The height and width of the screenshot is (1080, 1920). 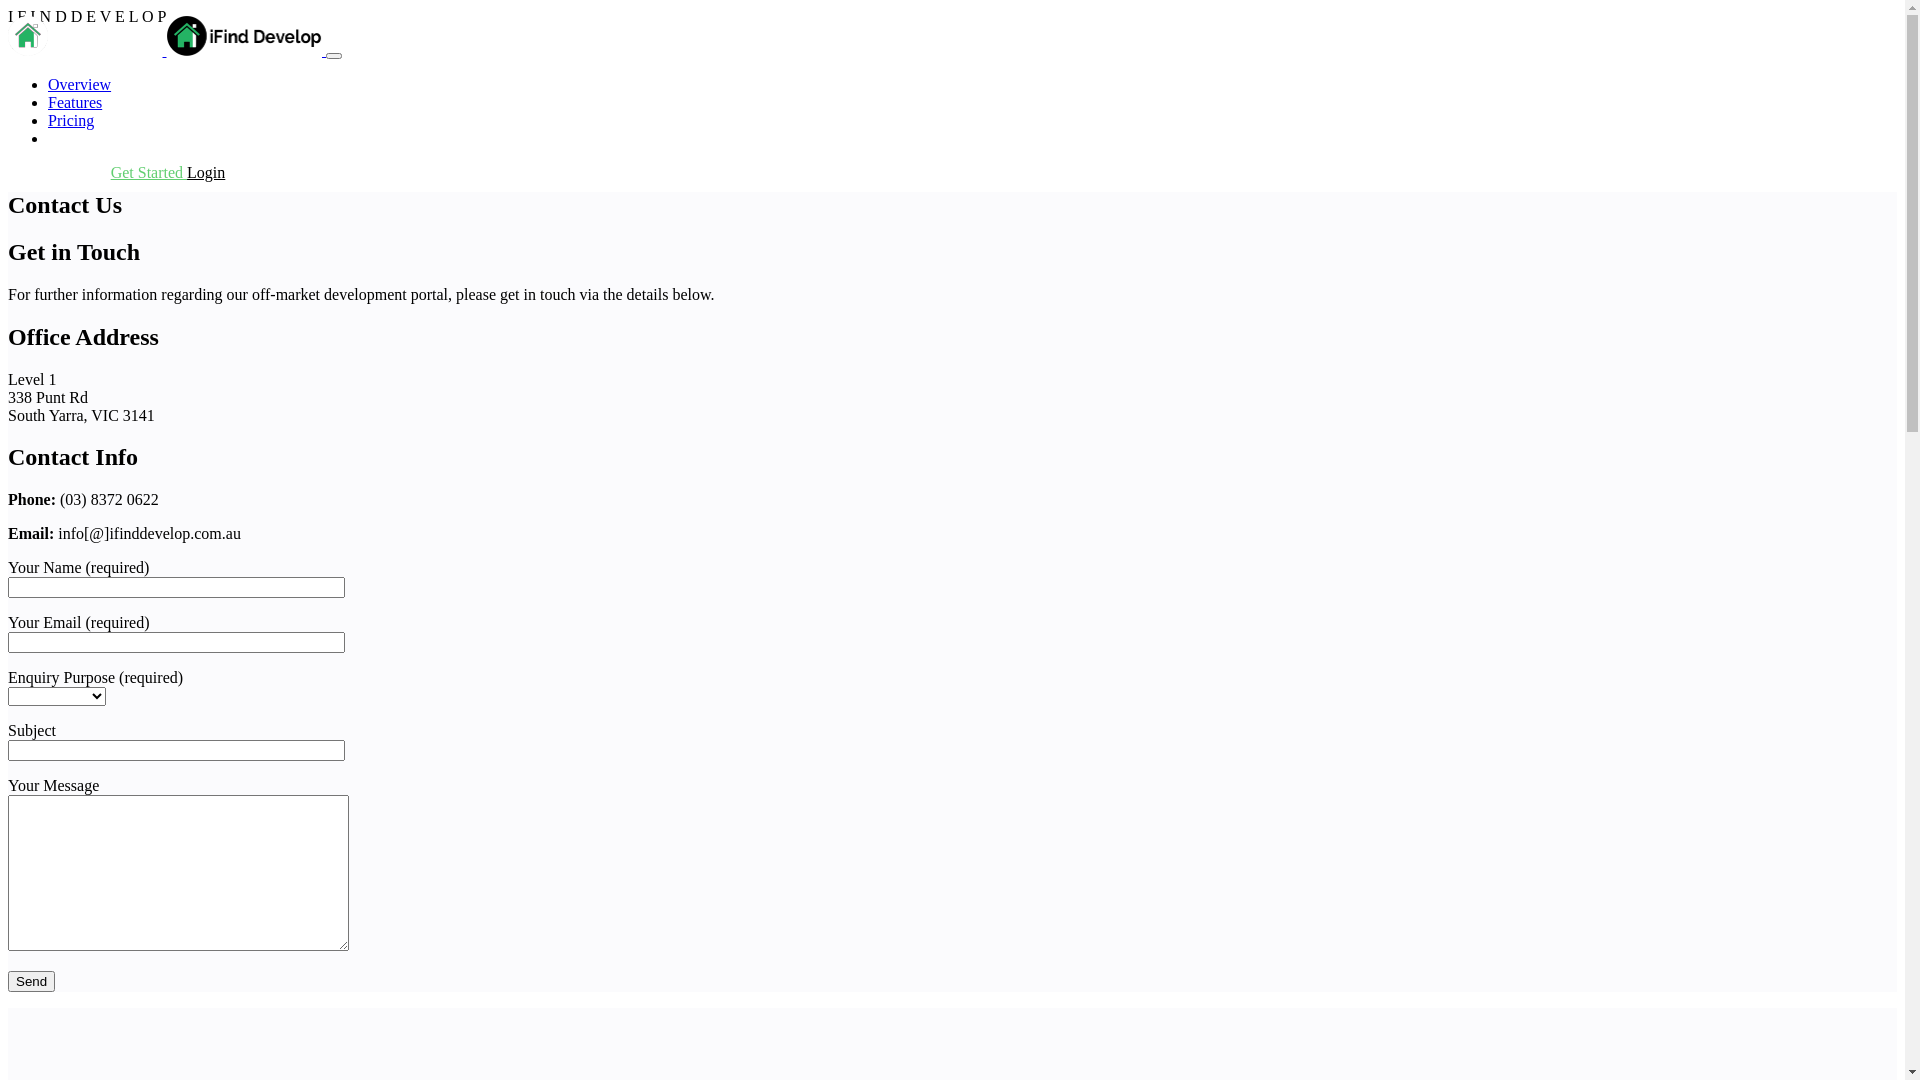 I want to click on 'Pricing', so click(x=71, y=120).